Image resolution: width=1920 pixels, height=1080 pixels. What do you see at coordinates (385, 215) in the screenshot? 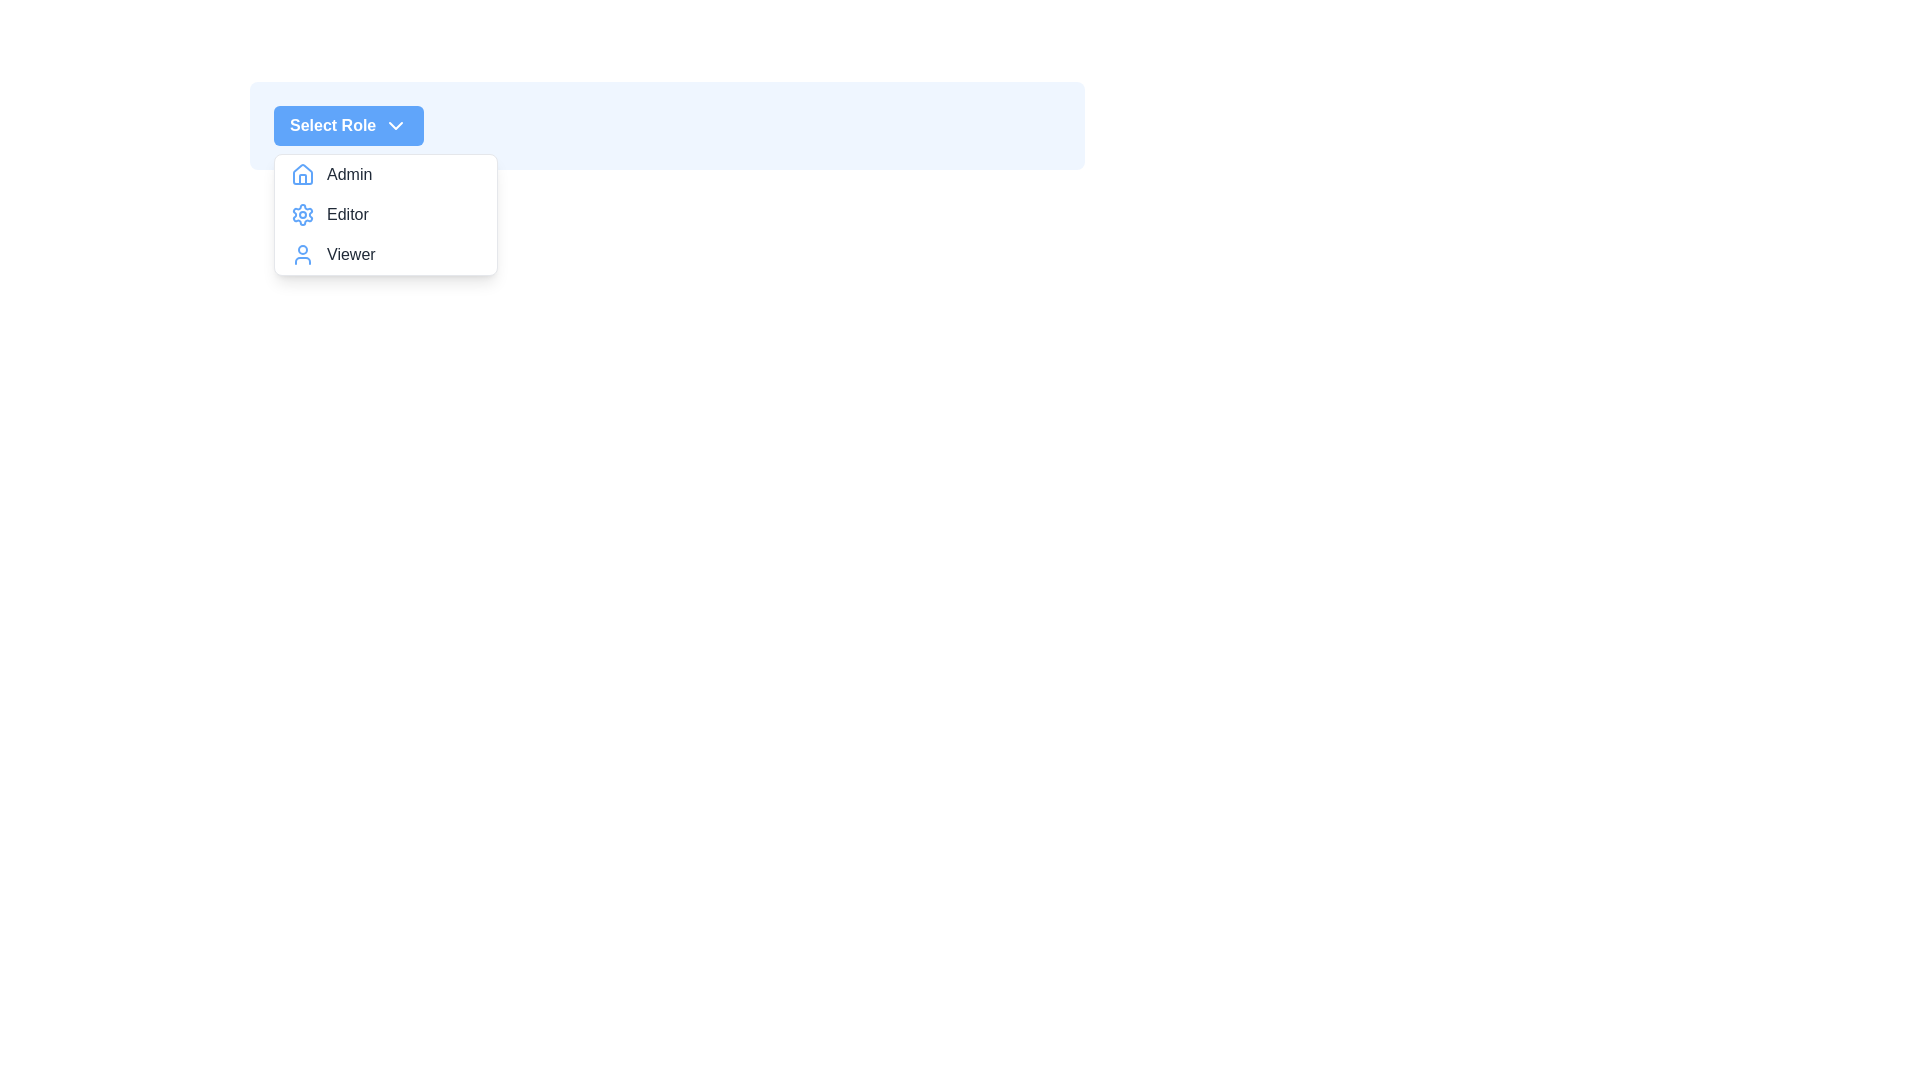
I see `the role Editor from the dropdown menu` at bounding box center [385, 215].